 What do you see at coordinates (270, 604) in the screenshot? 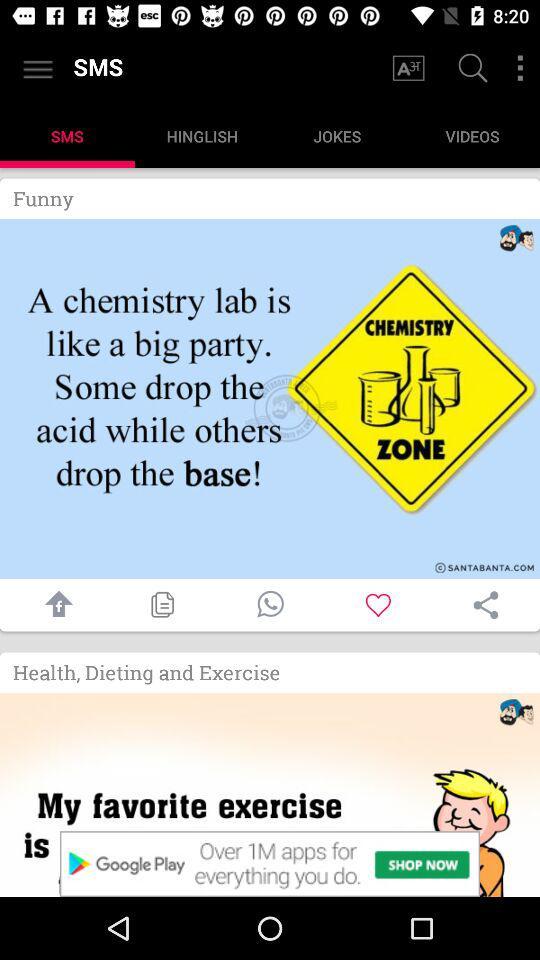
I see `call the option` at bounding box center [270, 604].